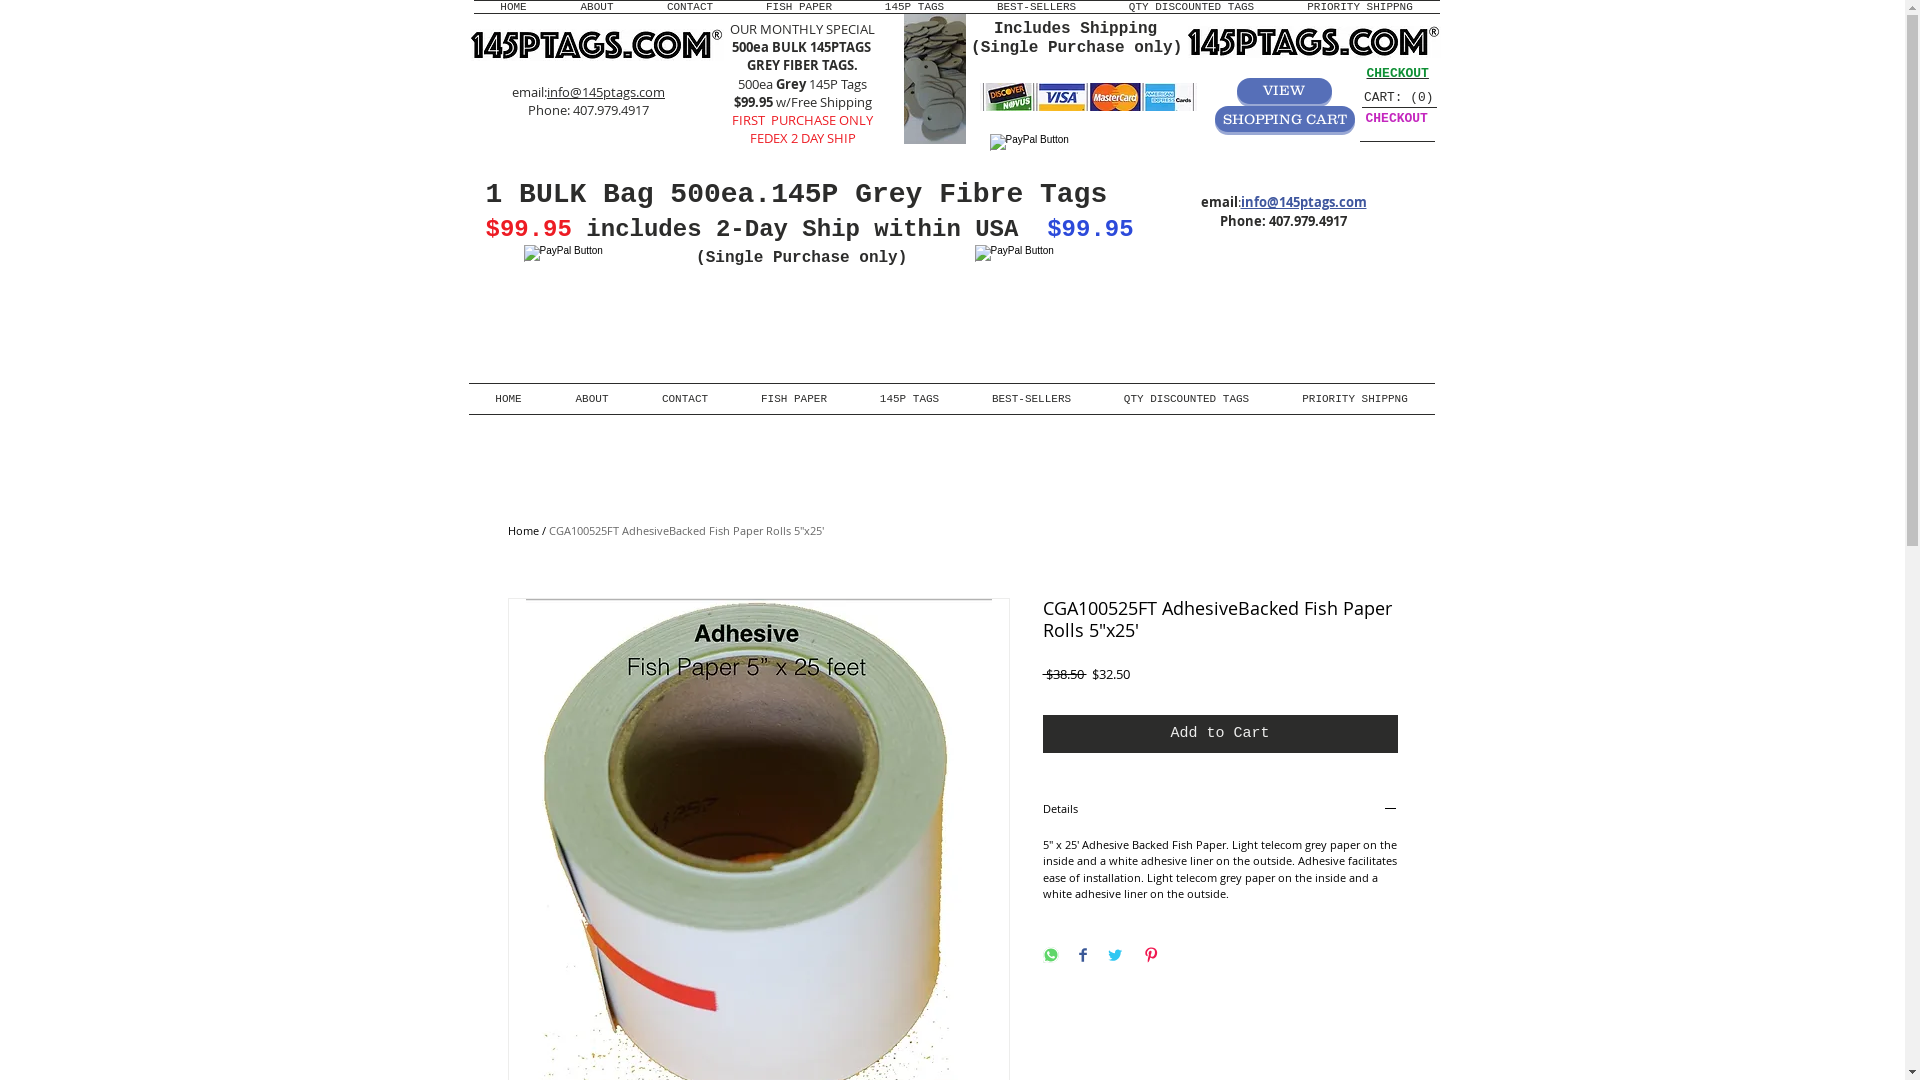 This screenshot has height=1080, width=1920. What do you see at coordinates (1395, 72) in the screenshot?
I see `'CHECKOUT'` at bounding box center [1395, 72].